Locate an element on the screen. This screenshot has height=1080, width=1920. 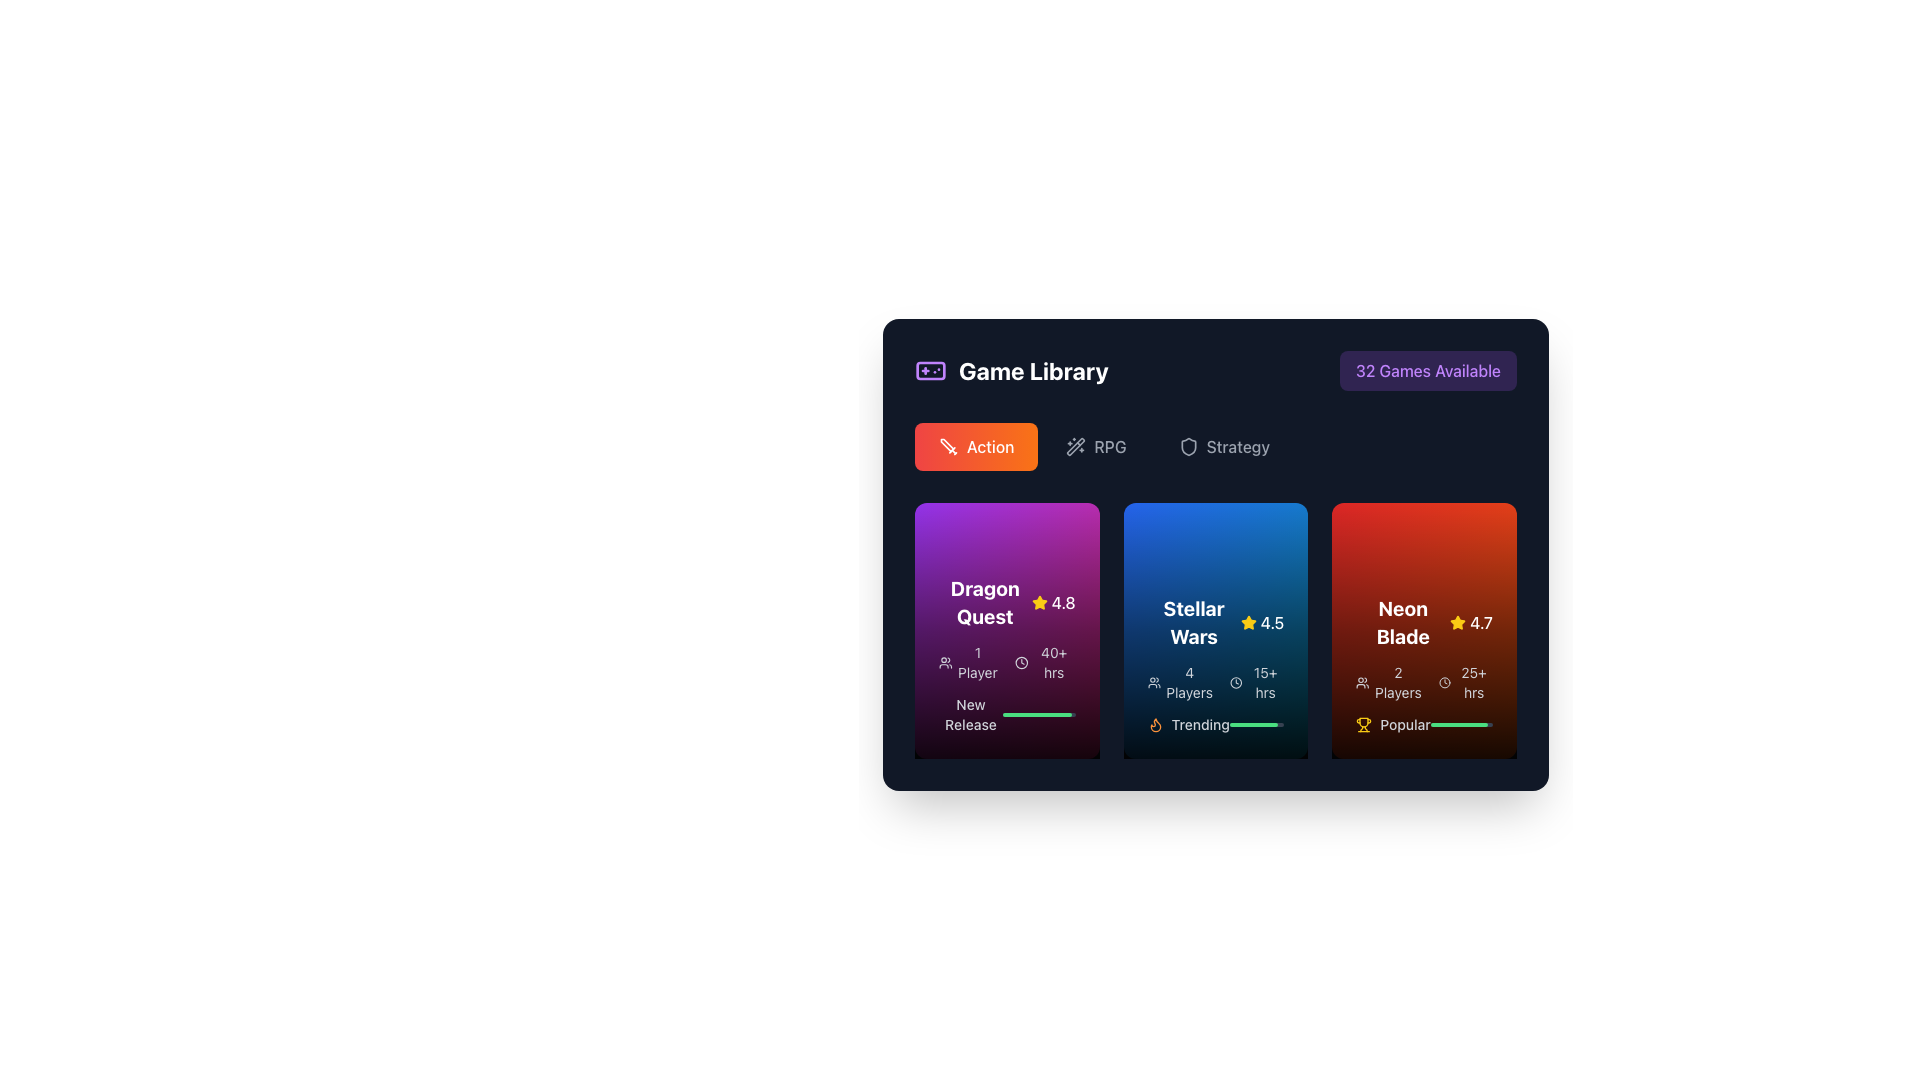
the 'Trending' text label, which is styled with a small-sized font, medium weight, and gray color, located near a flame-shaped icon in an orange hue within the 'Stellar Wars' game card is located at coordinates (1200, 725).